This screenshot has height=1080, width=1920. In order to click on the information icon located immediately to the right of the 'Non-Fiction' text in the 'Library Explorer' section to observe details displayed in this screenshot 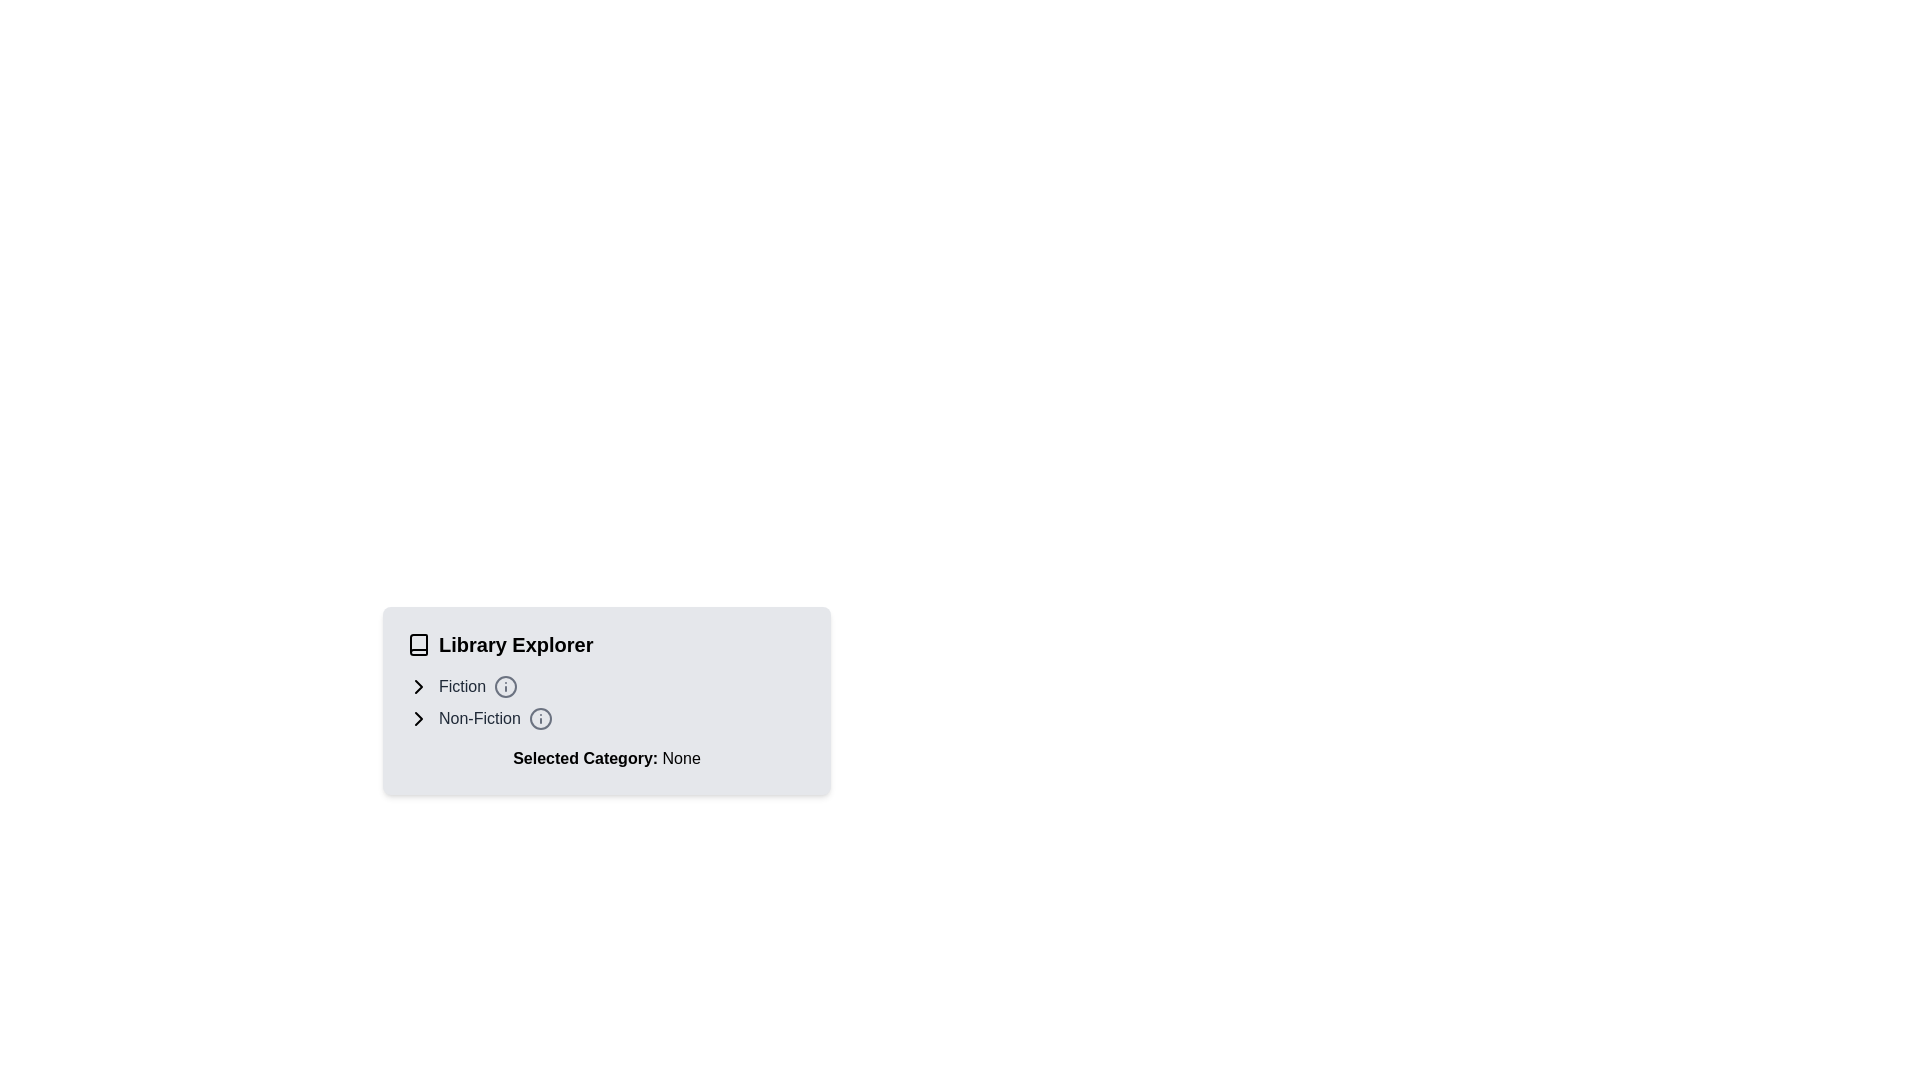, I will do `click(540, 717)`.